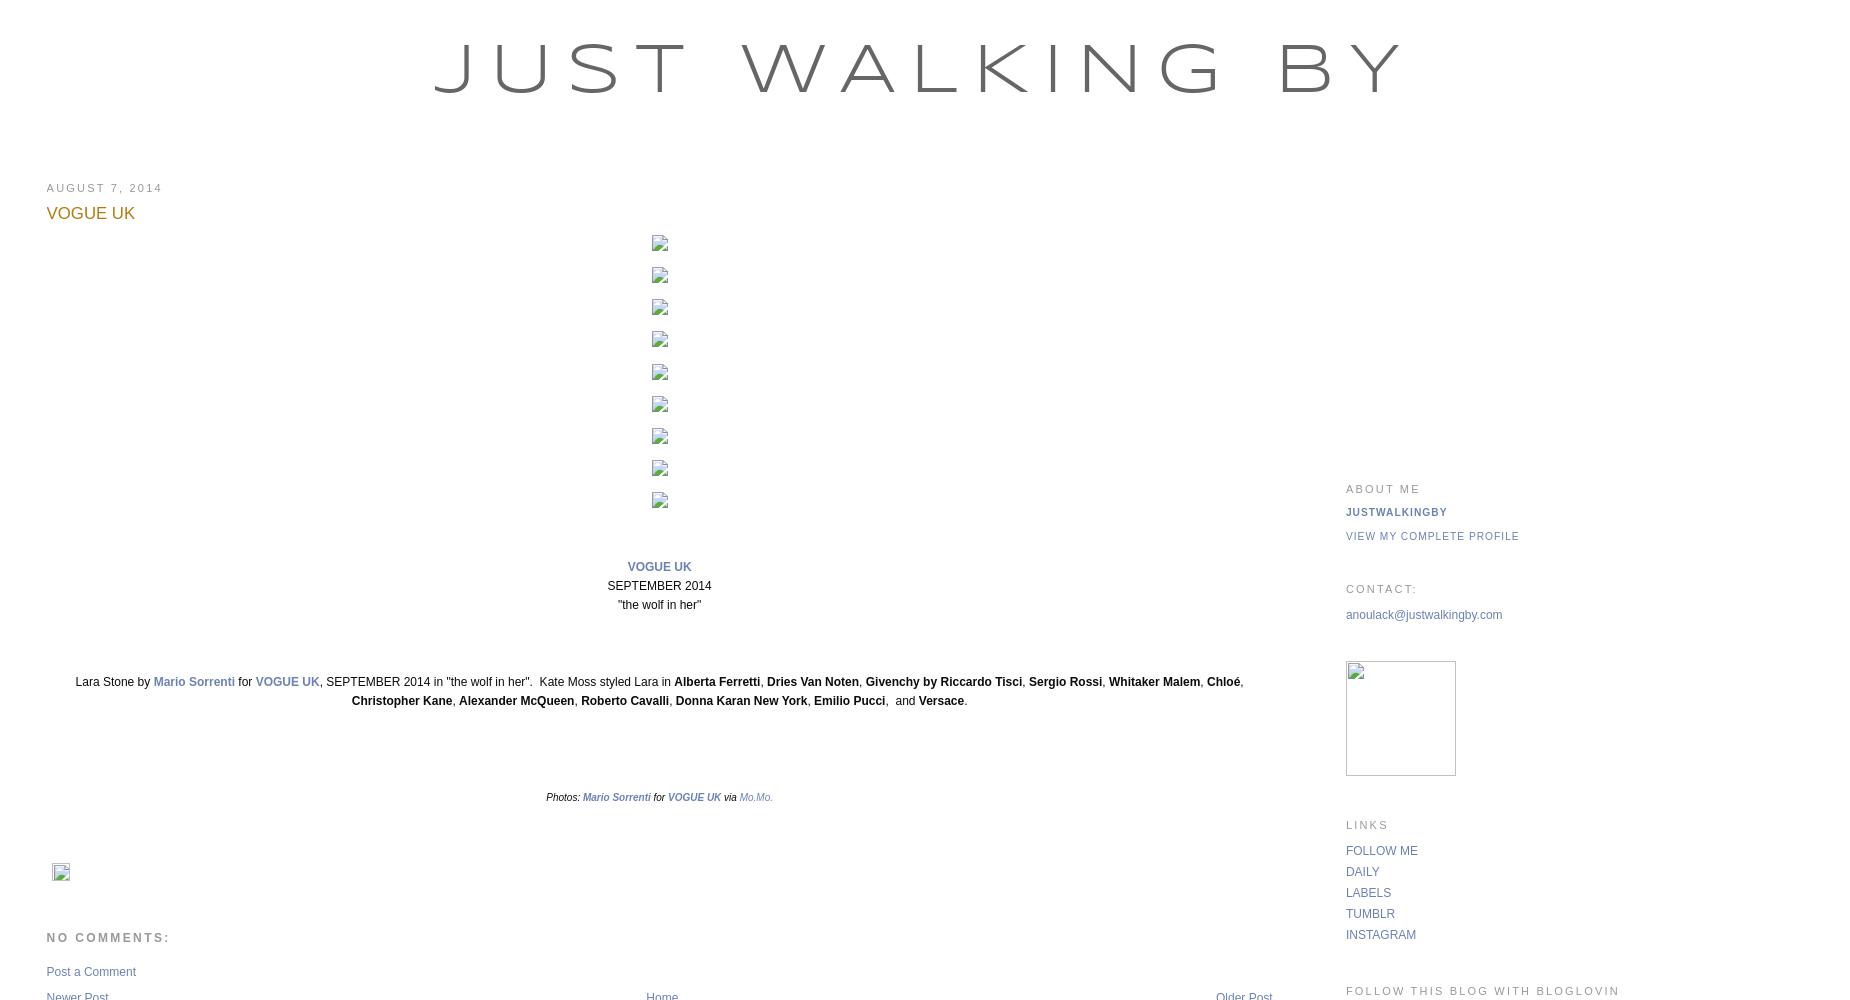 The width and height of the screenshot is (1850, 1000). I want to click on 'via', so click(730, 797).